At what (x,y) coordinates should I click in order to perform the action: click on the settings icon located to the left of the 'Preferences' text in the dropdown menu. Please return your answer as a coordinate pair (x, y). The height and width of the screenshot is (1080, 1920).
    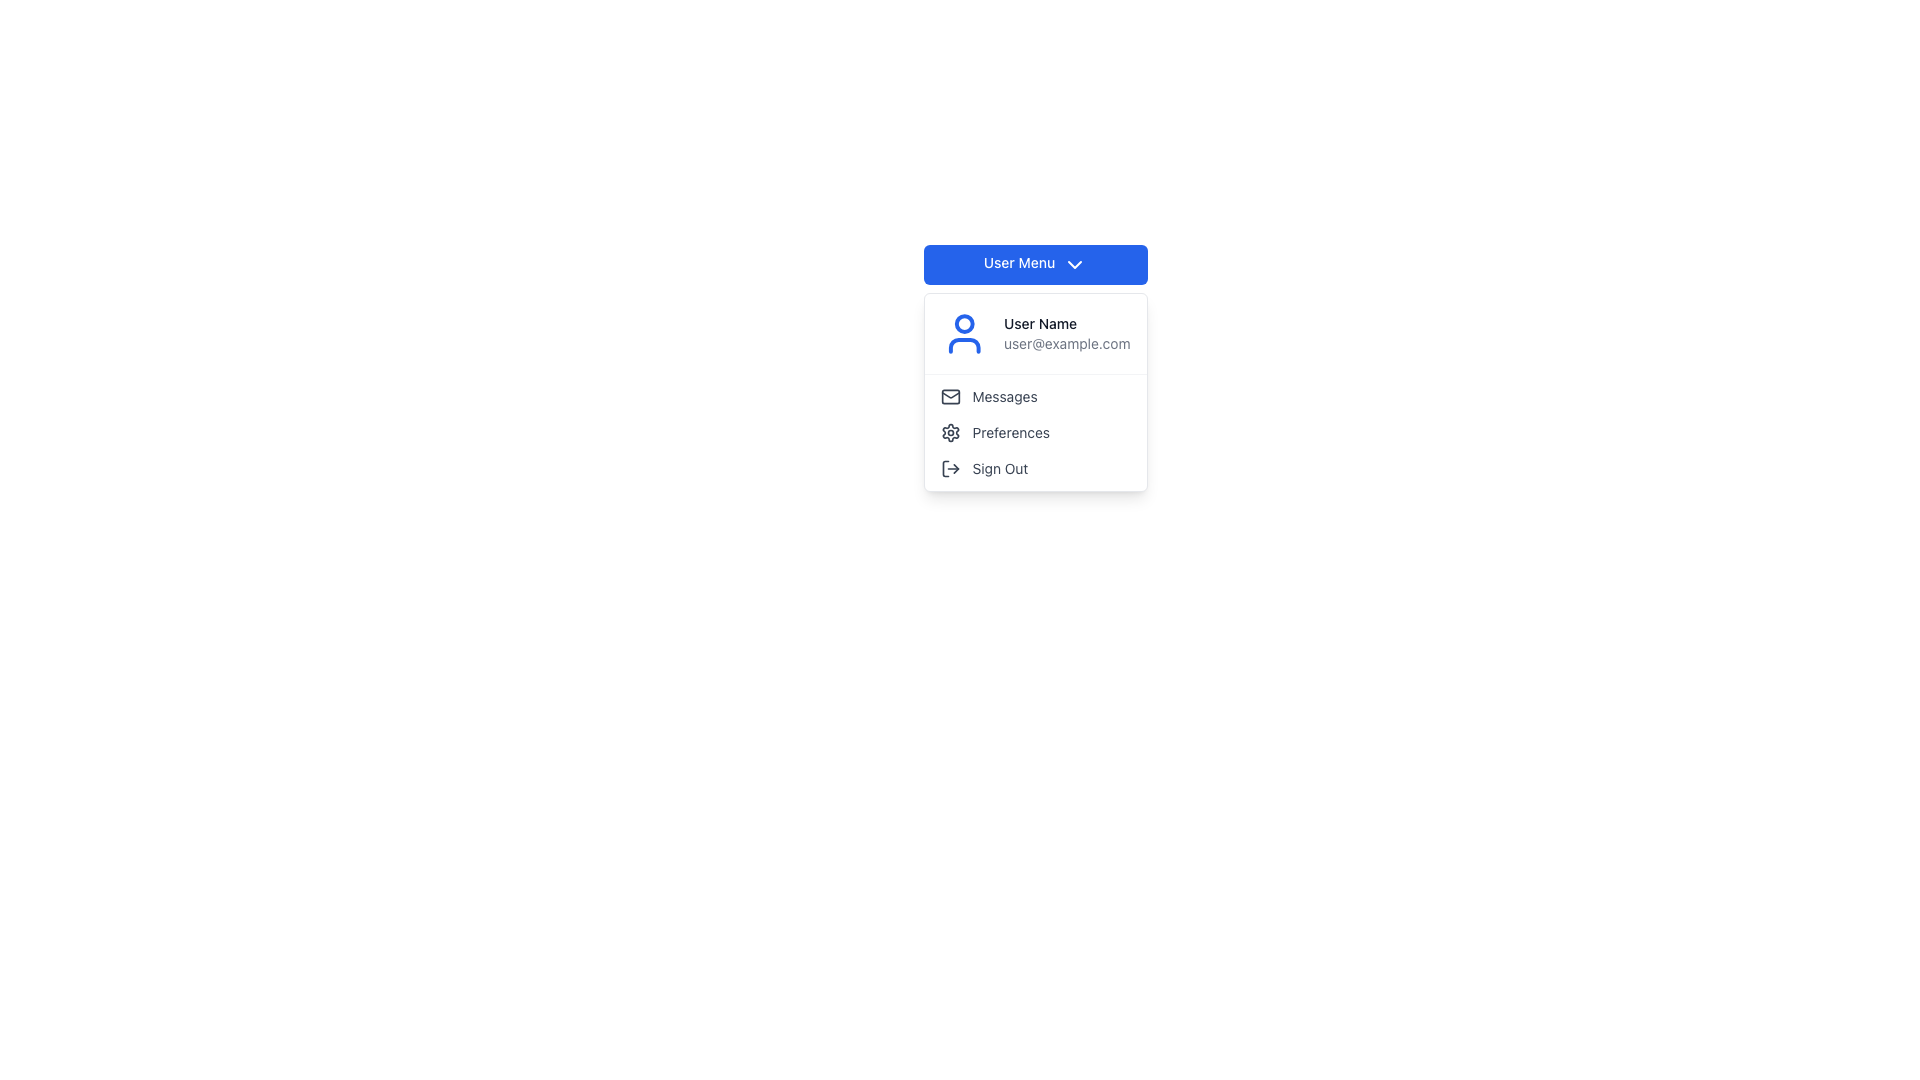
    Looking at the image, I should click on (949, 431).